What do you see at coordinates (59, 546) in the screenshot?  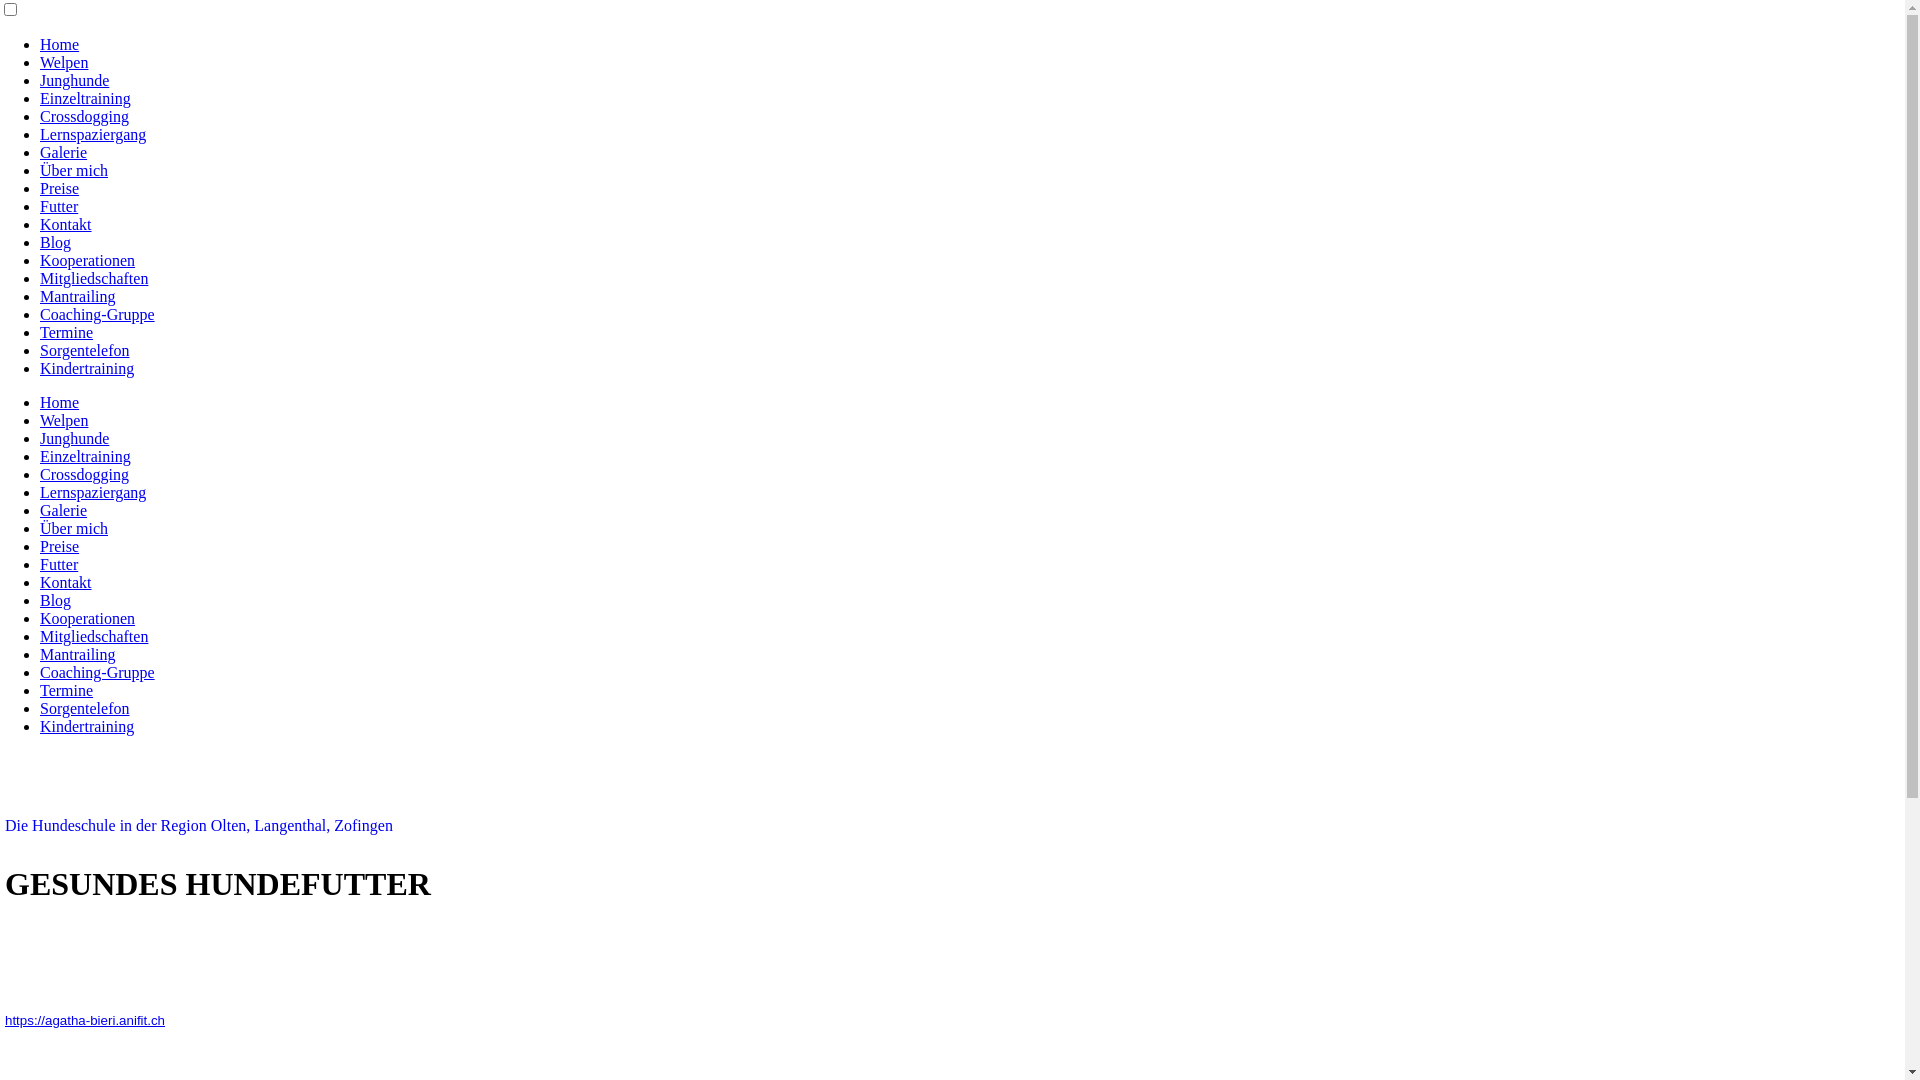 I see `'Preise'` at bounding box center [59, 546].